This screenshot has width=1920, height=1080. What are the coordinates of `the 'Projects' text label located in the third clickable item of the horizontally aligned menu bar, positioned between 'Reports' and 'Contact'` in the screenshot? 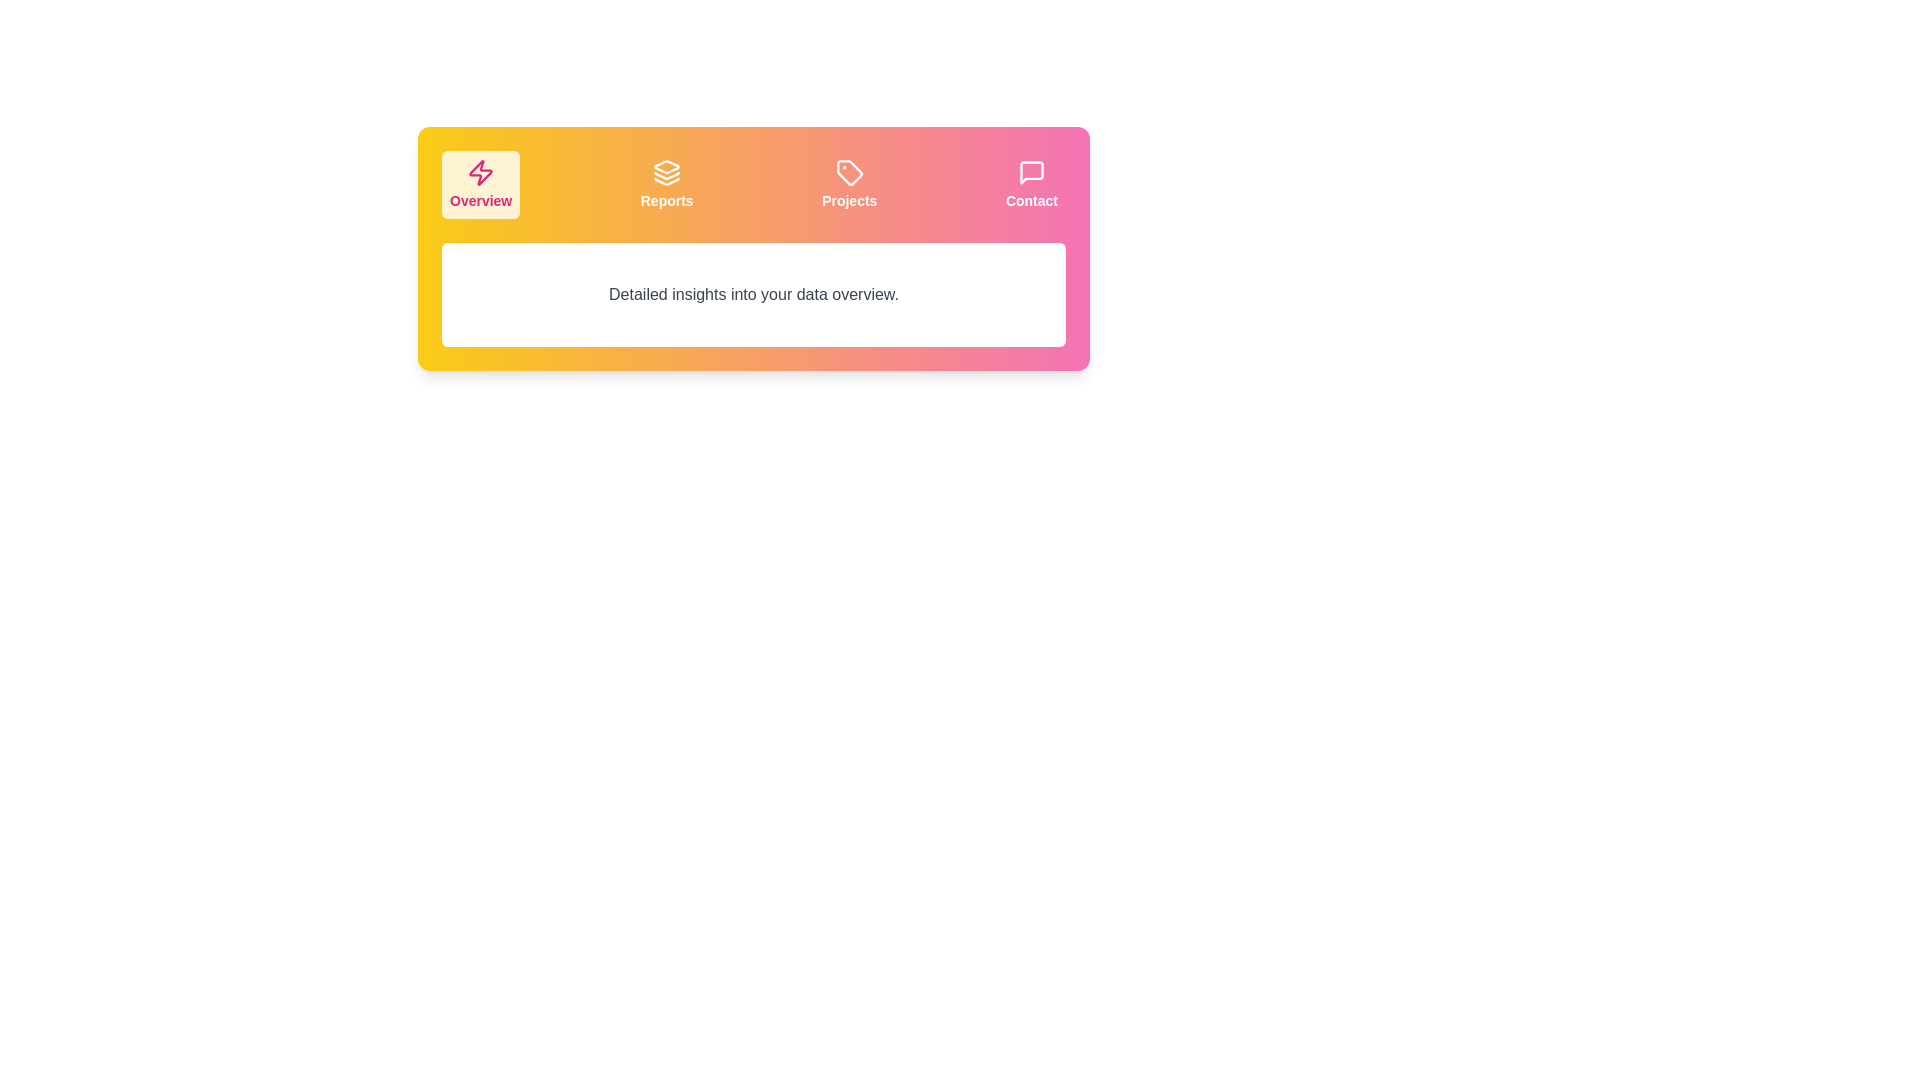 It's located at (849, 200).